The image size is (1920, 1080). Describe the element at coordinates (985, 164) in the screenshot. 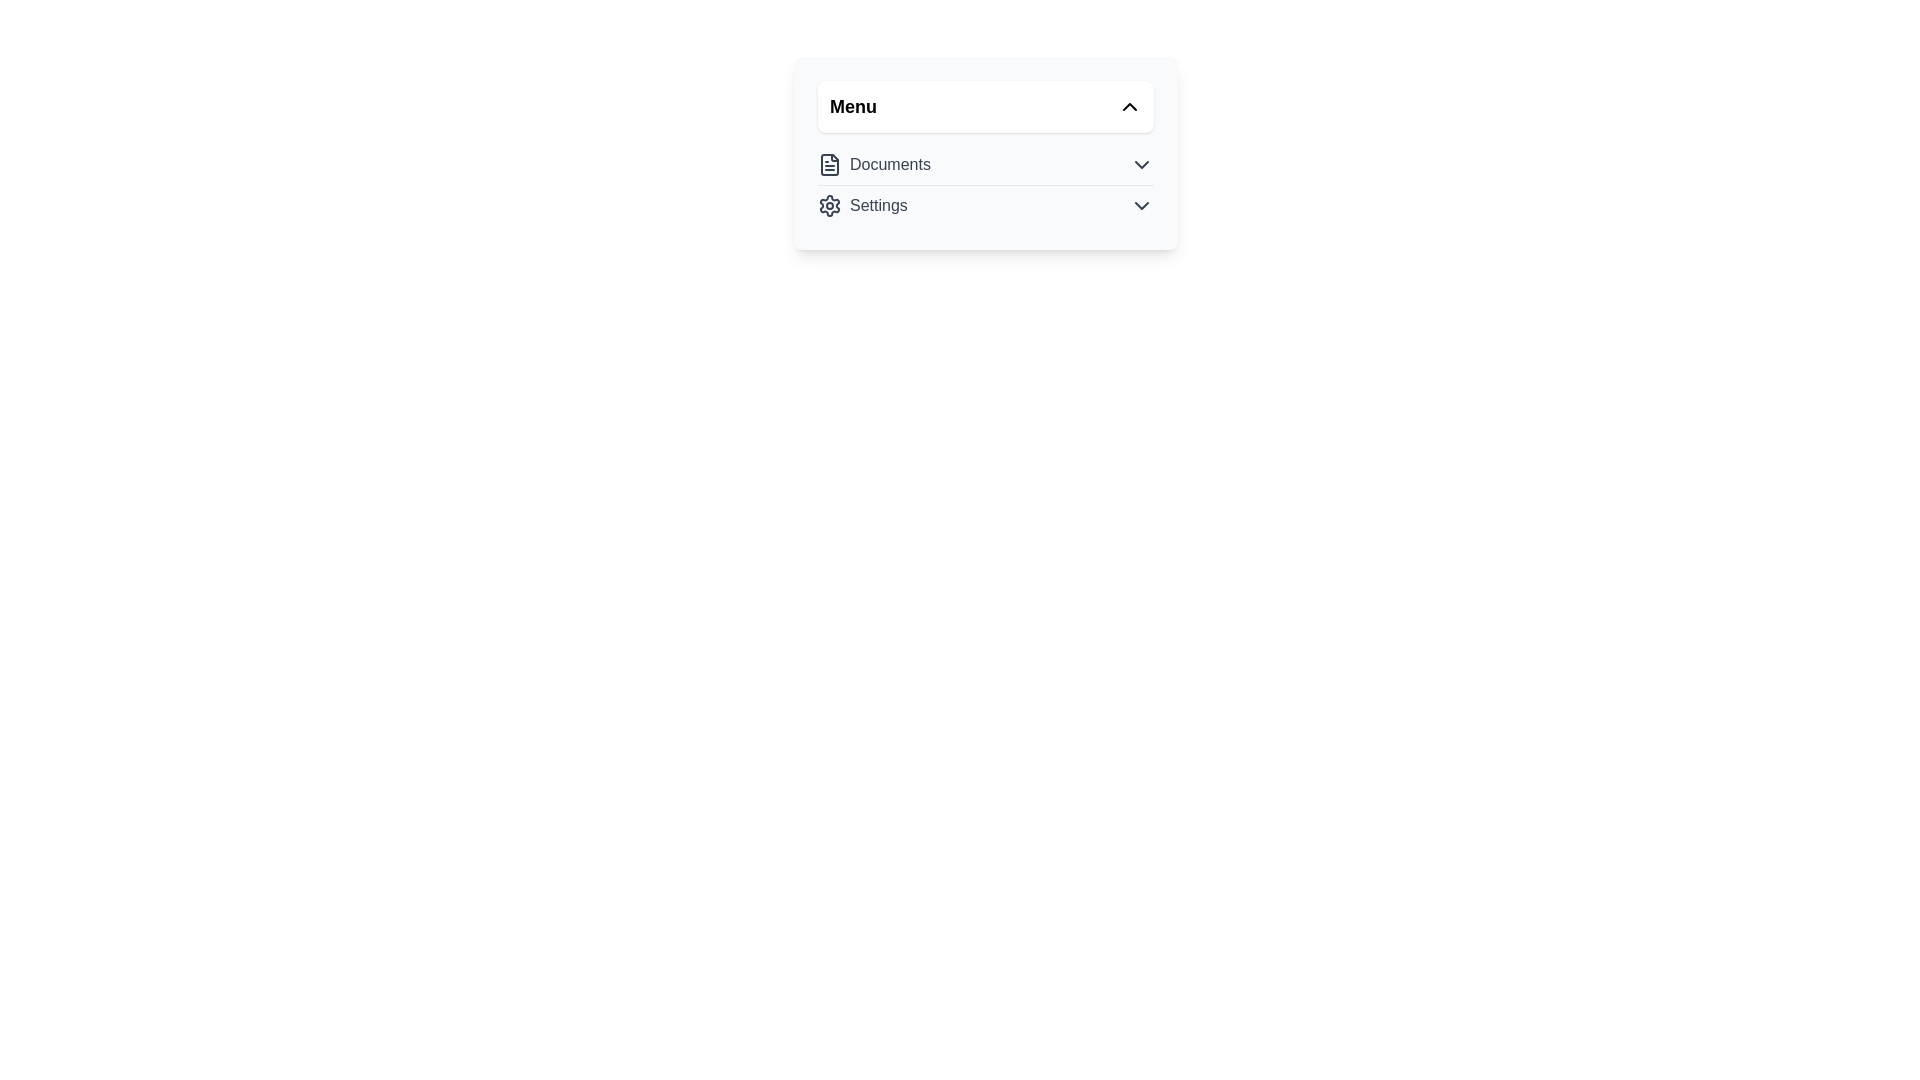

I see `the 'Documents' expandable menu item located at the top of the 'Menu' section` at that location.